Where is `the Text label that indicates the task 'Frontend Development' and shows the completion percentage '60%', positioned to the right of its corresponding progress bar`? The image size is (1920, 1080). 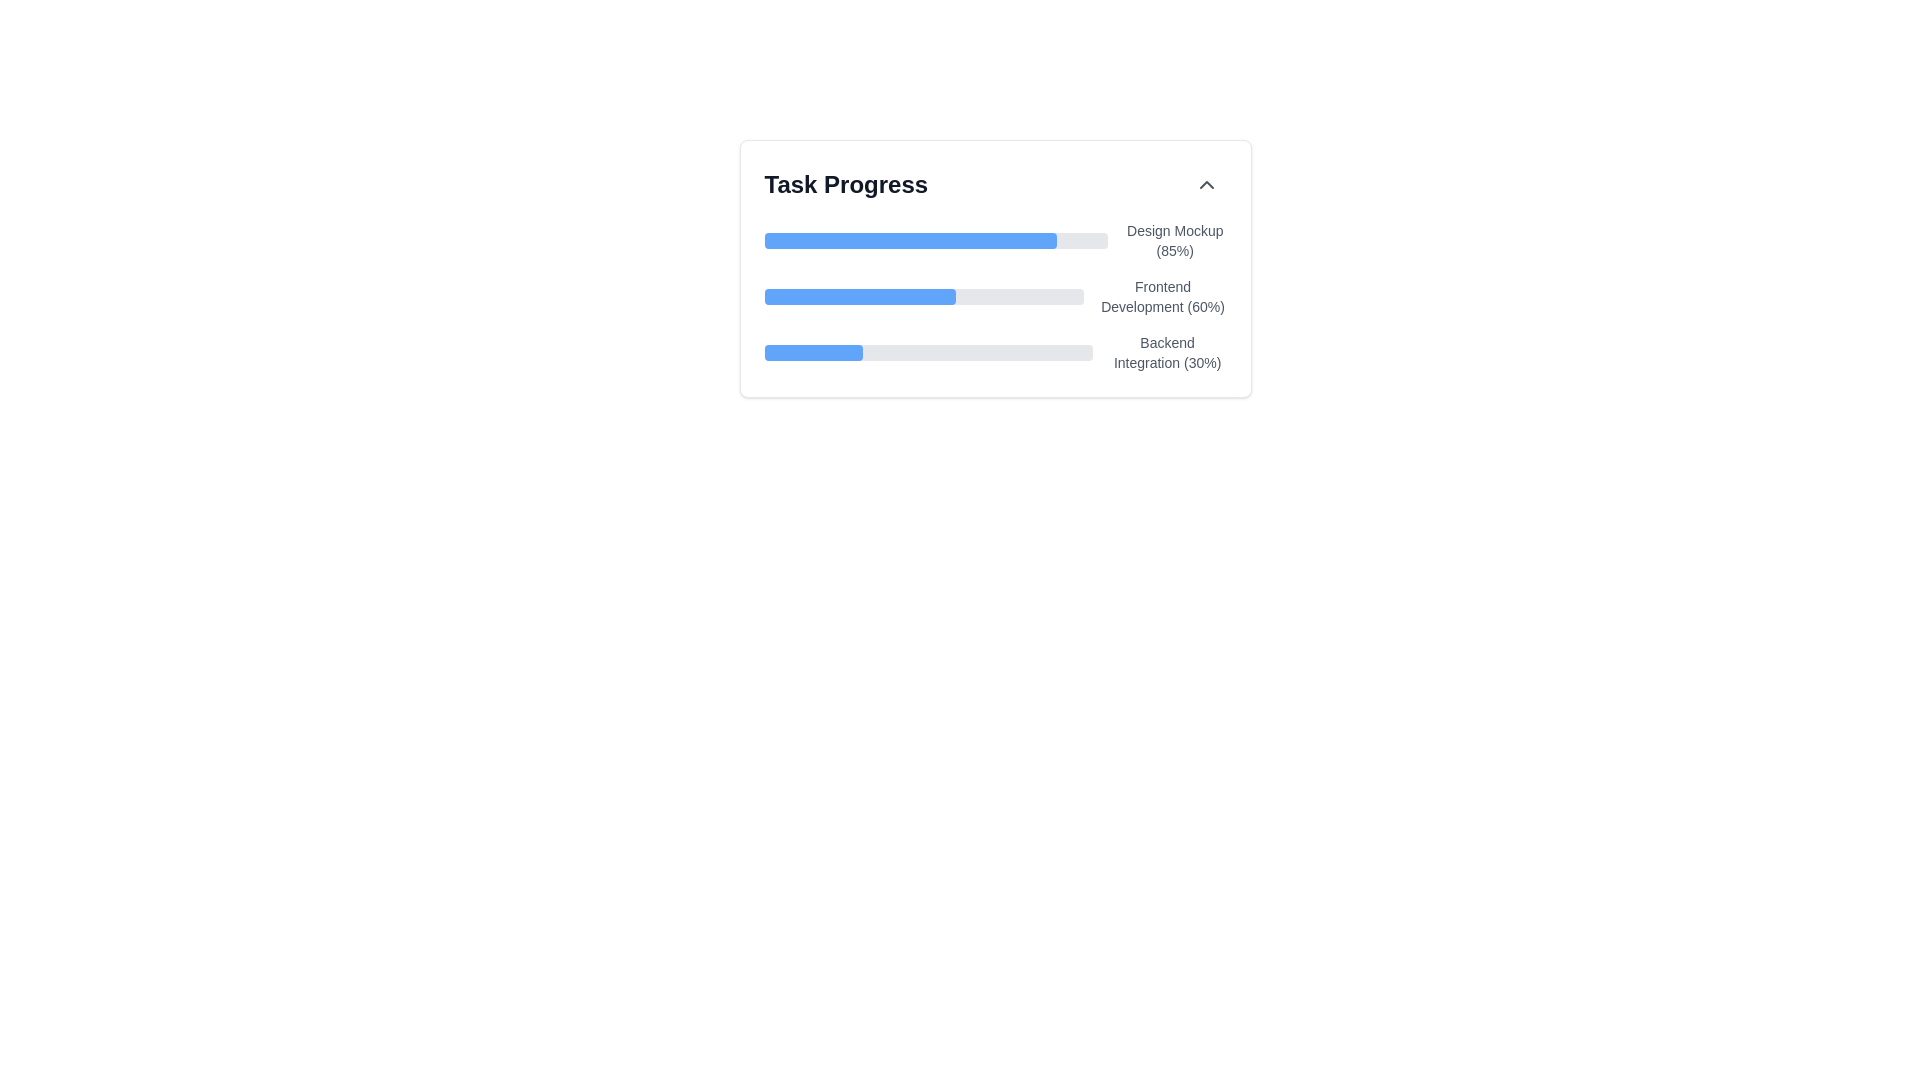
the Text label that indicates the task 'Frontend Development' and shows the completion percentage '60%', positioned to the right of its corresponding progress bar is located at coordinates (1163, 297).